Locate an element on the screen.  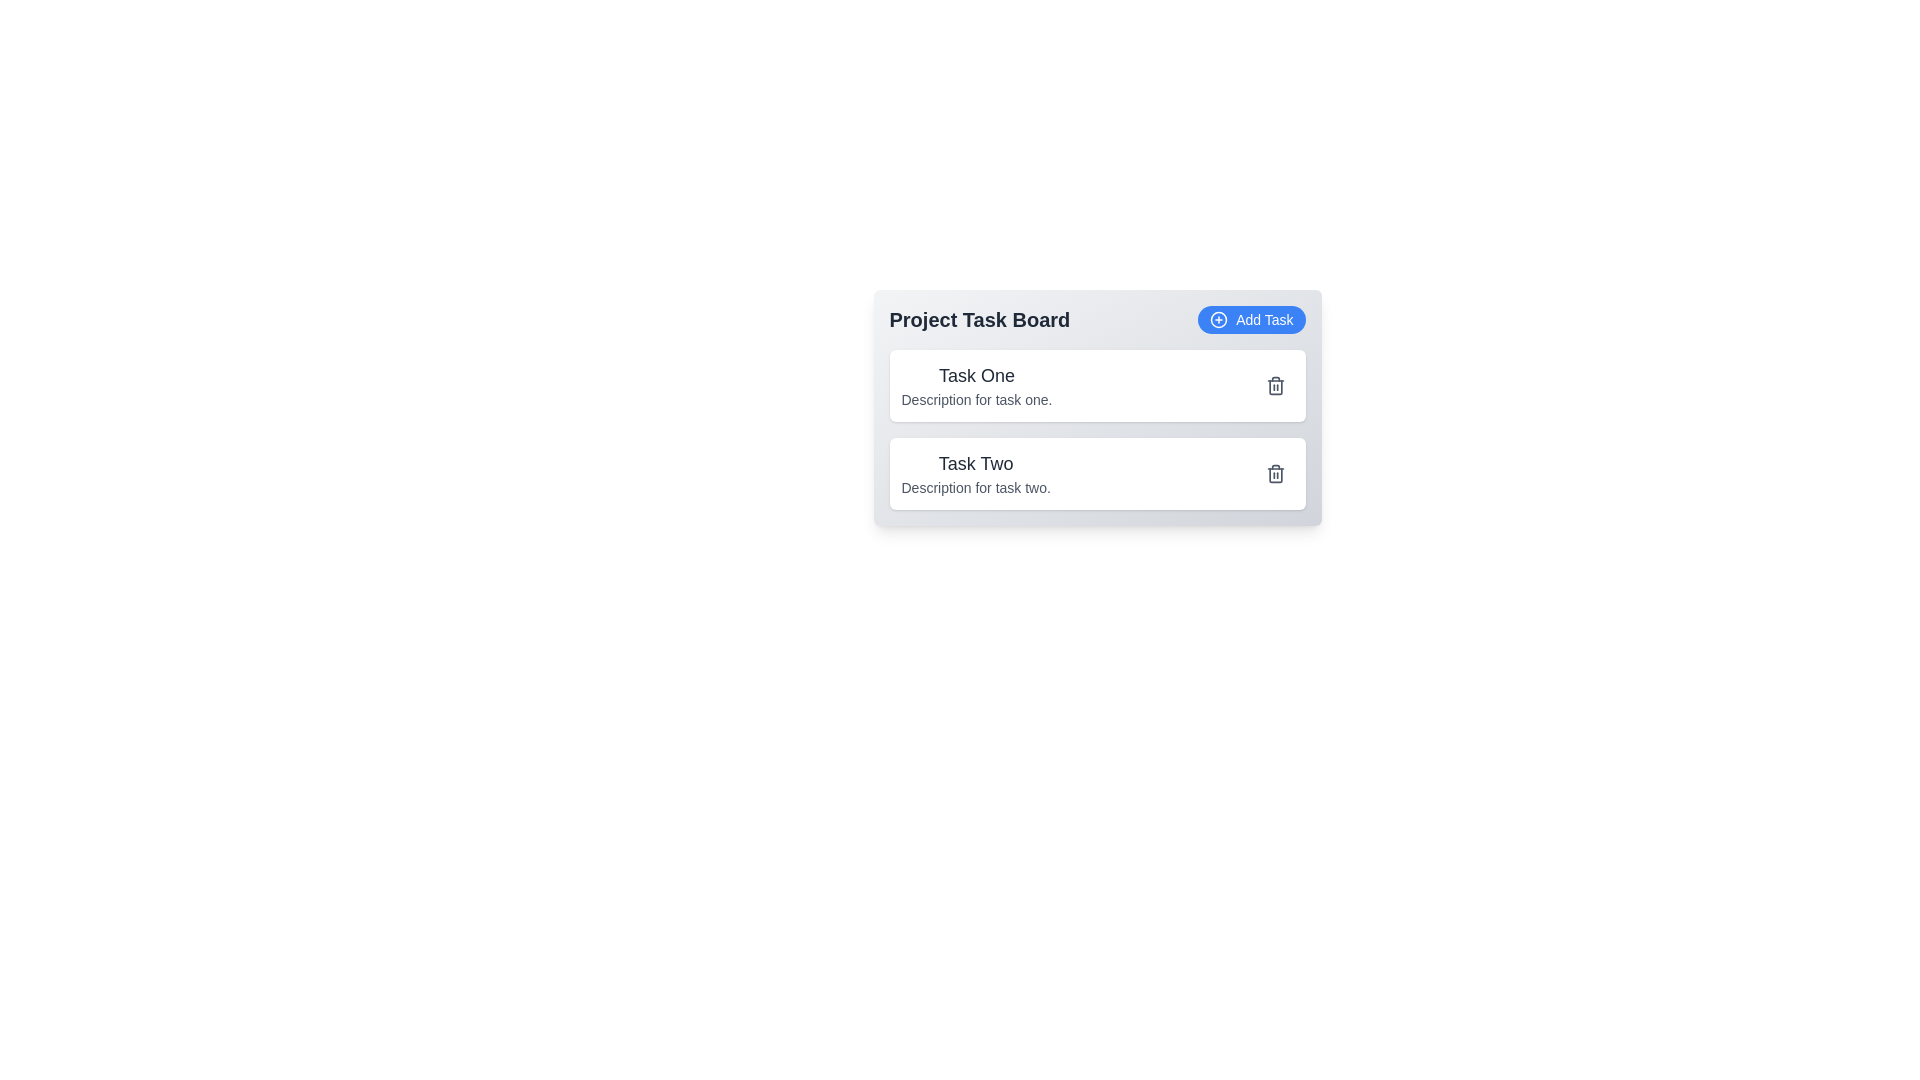
the delete icon button located at the right-hand side of the 'Task Two' panel is located at coordinates (1274, 474).